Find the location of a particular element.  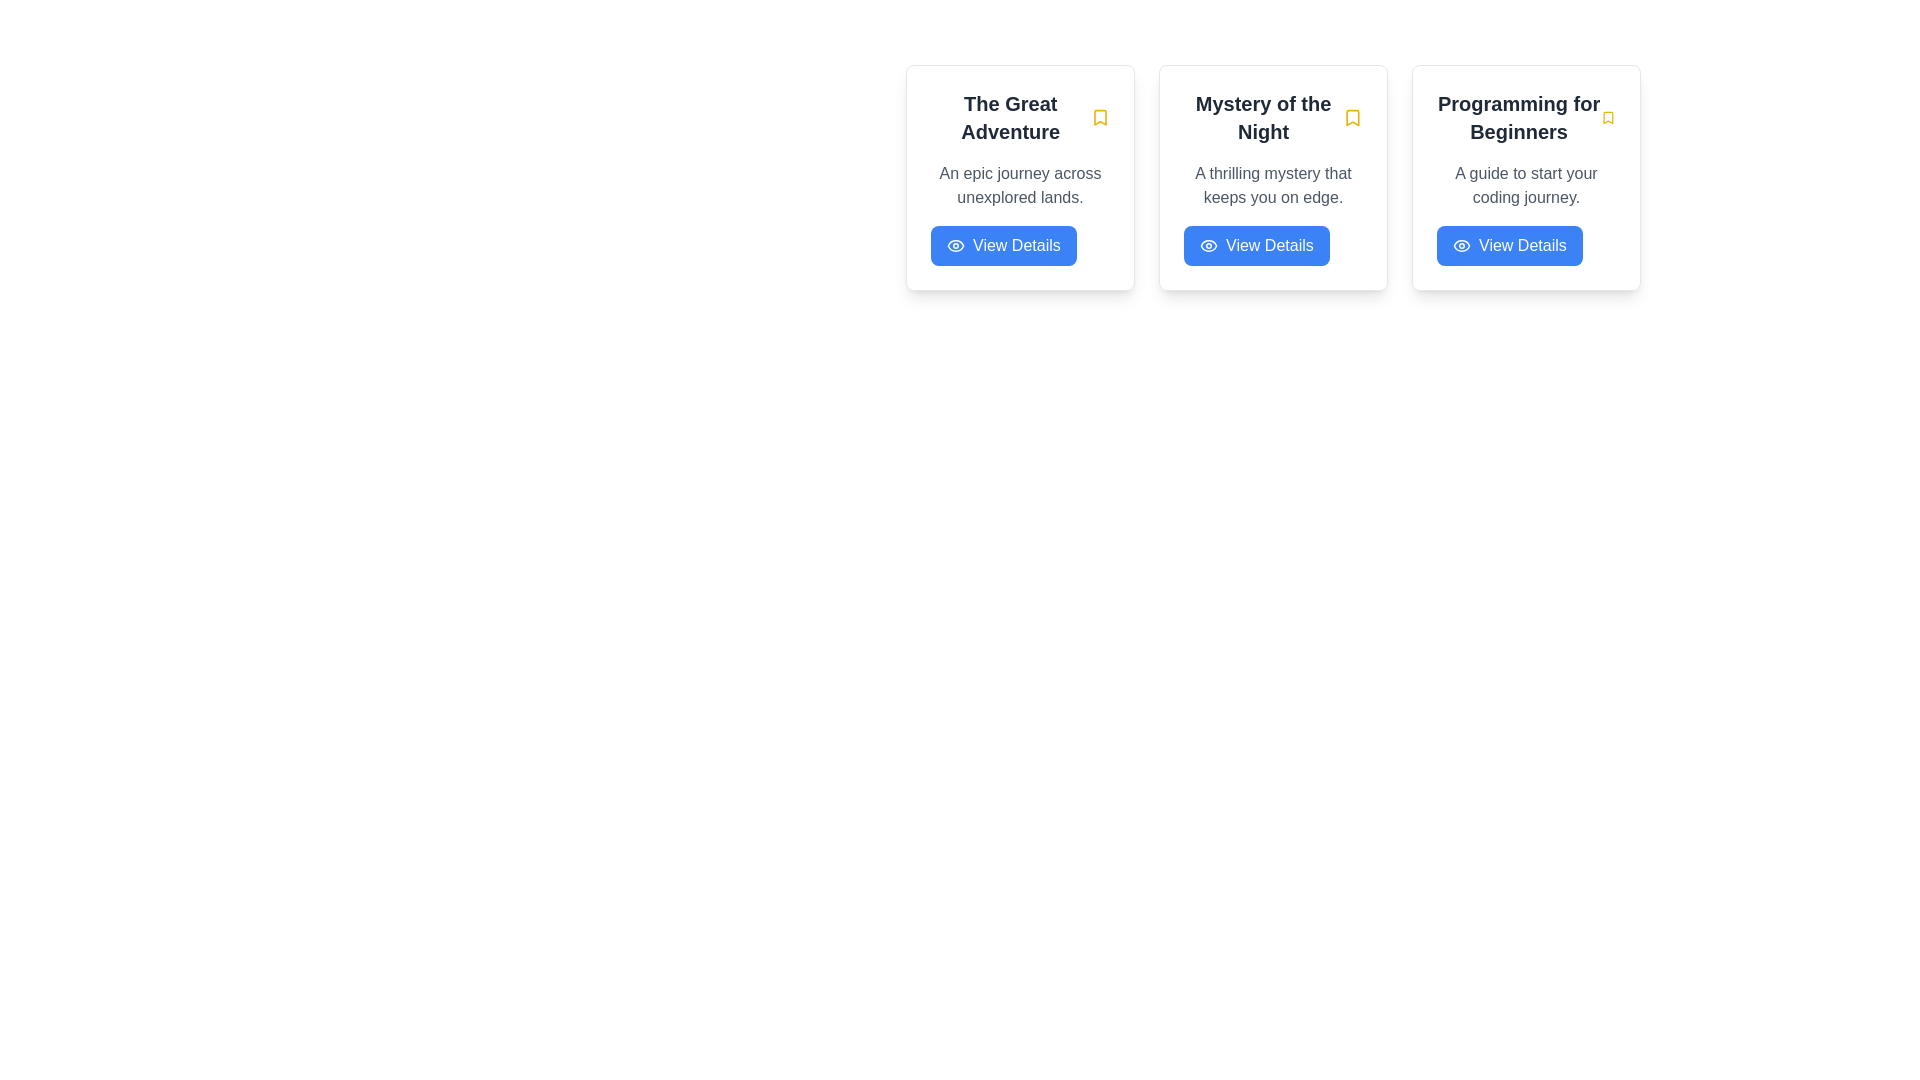

the yellow bookmark icon located at the upper-right corner of the 'Programming for Beginners' card is located at coordinates (1608, 118).